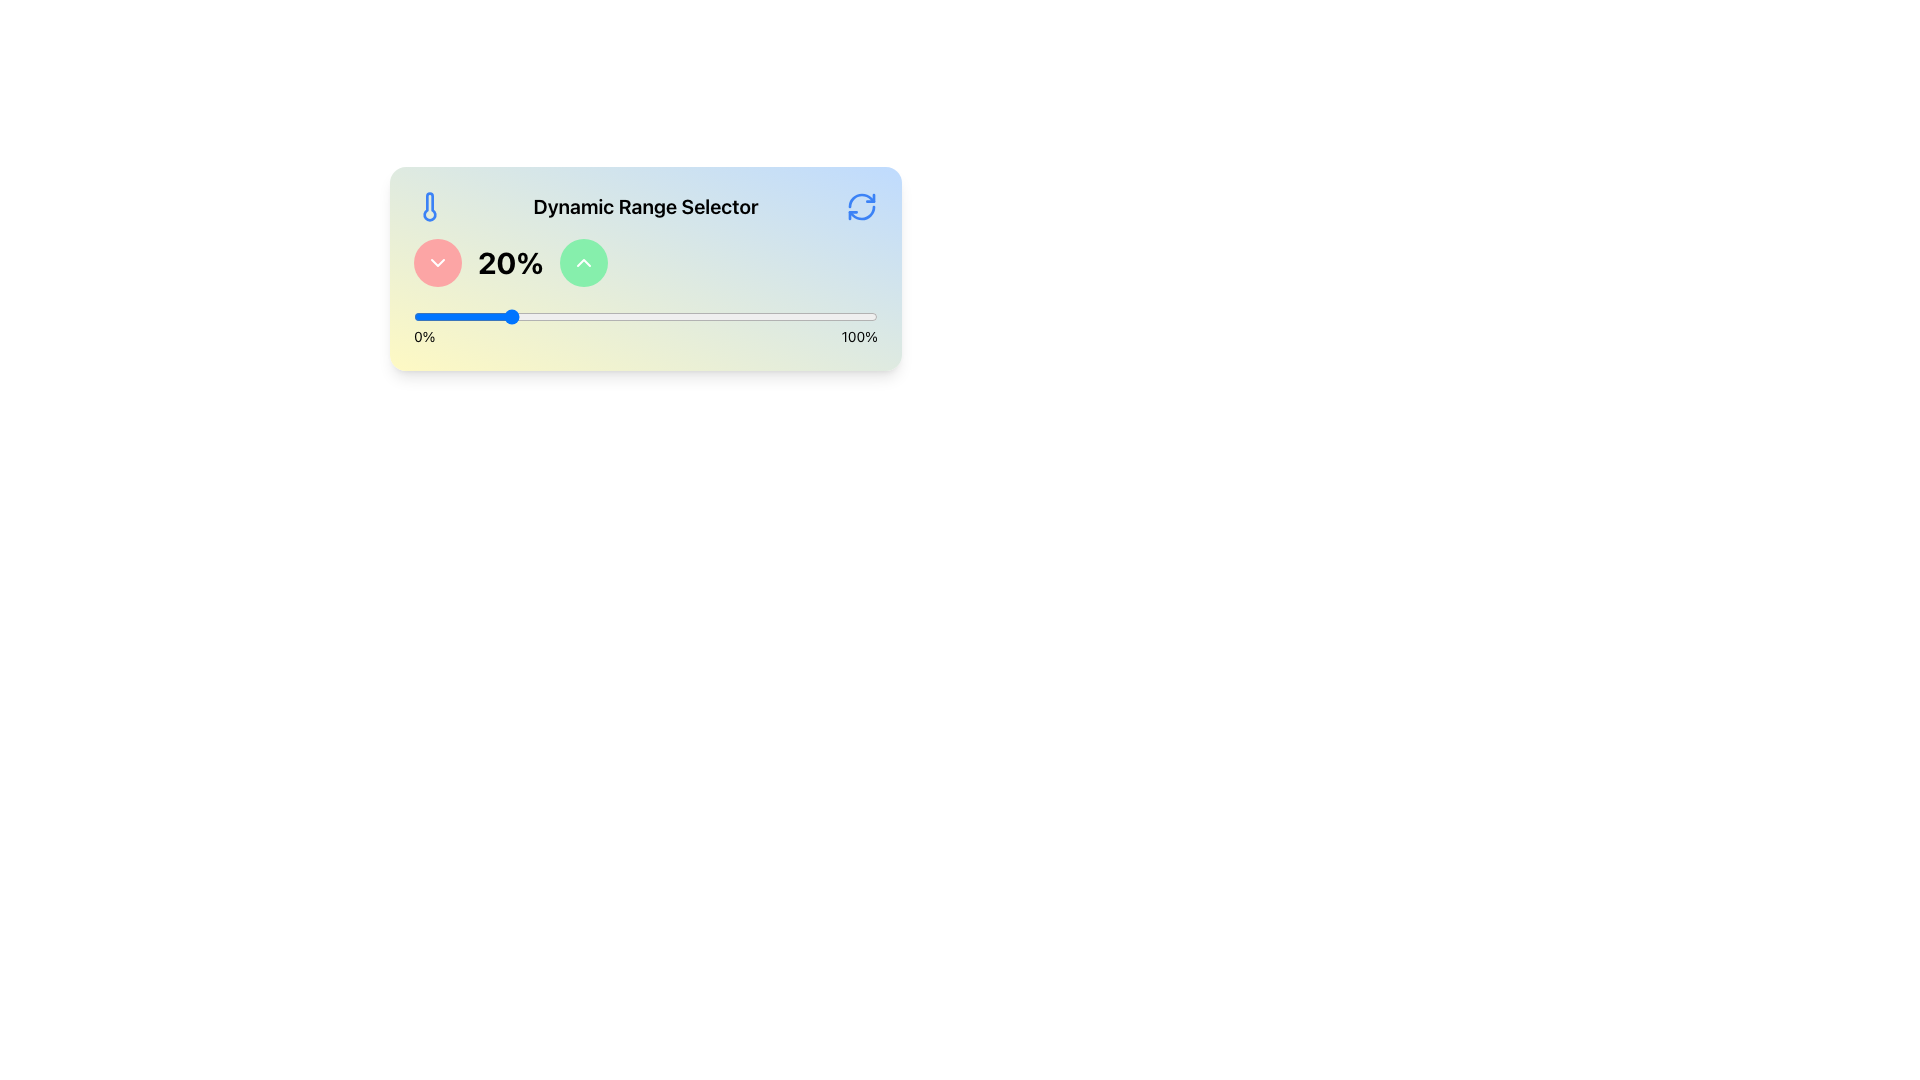 The image size is (1920, 1080). What do you see at coordinates (845, 315) in the screenshot?
I see `the range slider value` at bounding box center [845, 315].